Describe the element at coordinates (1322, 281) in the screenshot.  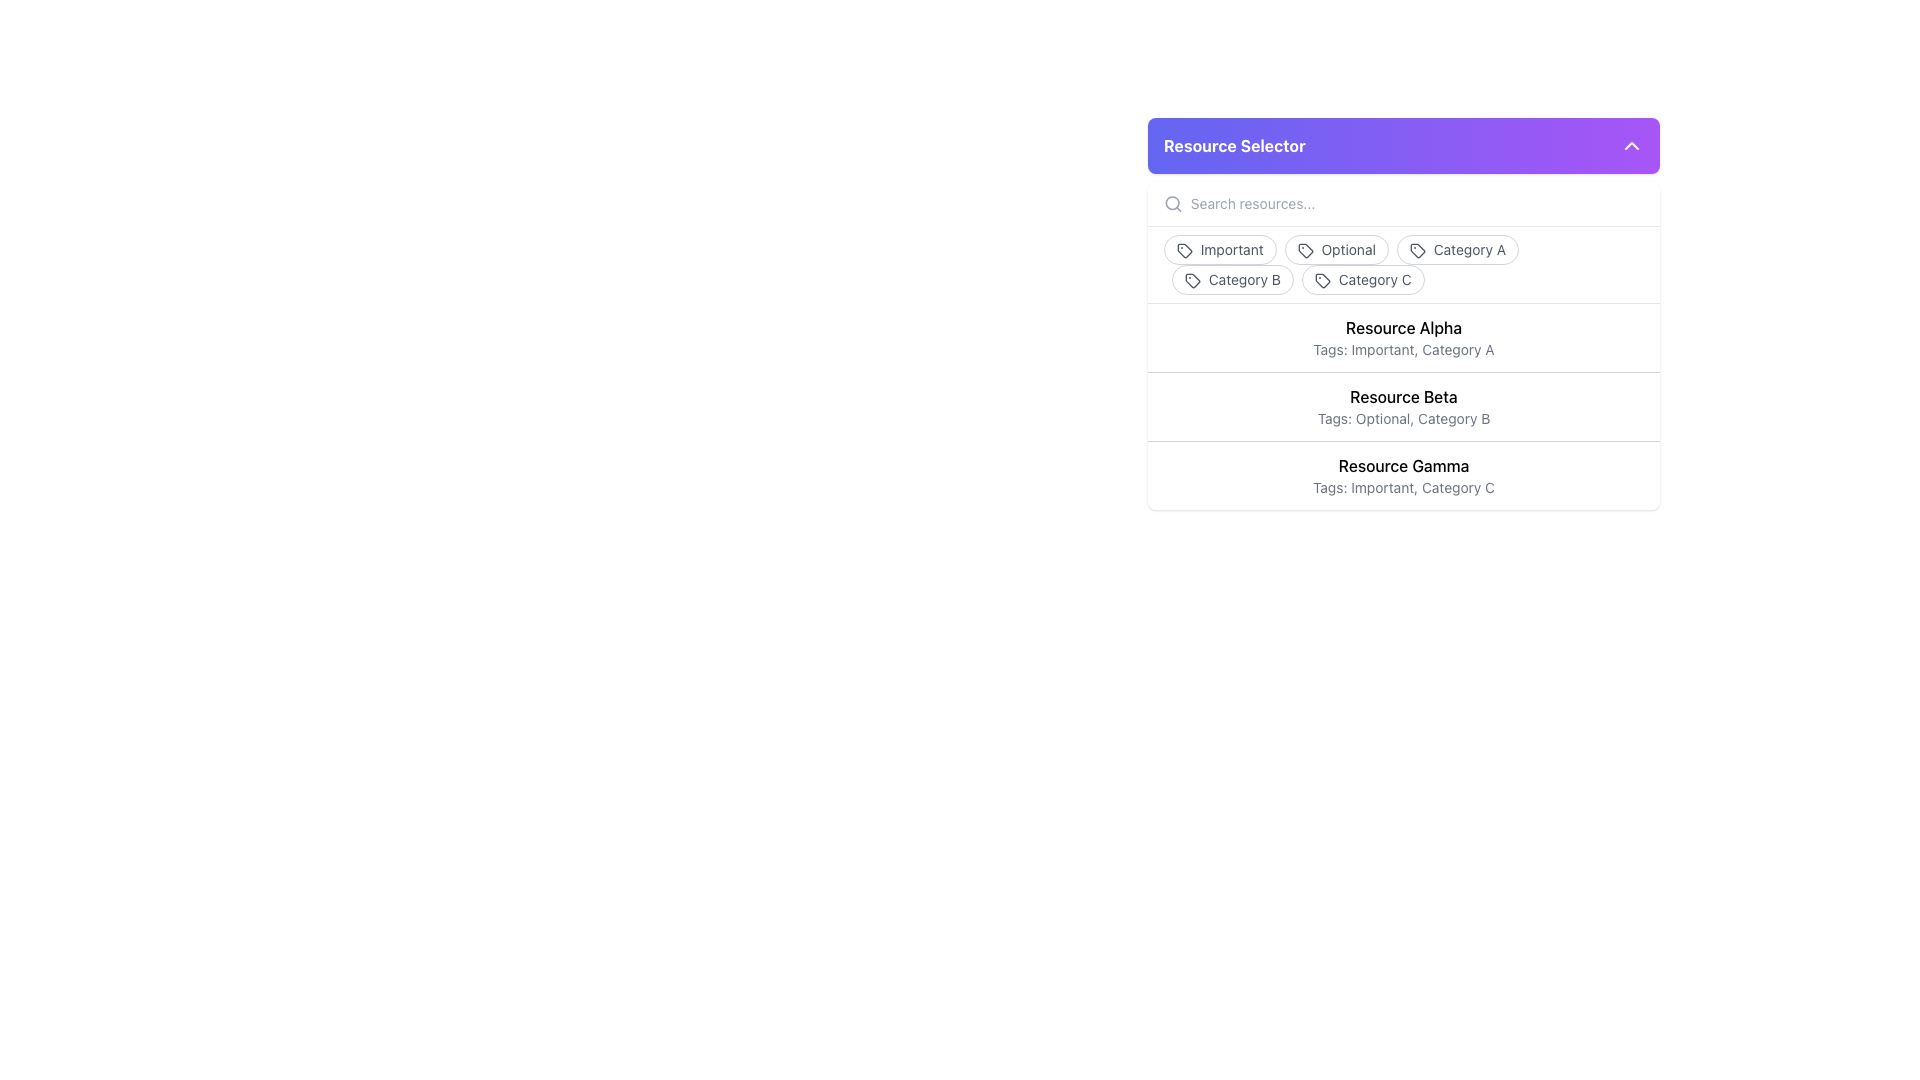
I see `the decorative icon for the 'Category C' button, which is positioned to the left of the 'Category C' text` at that location.